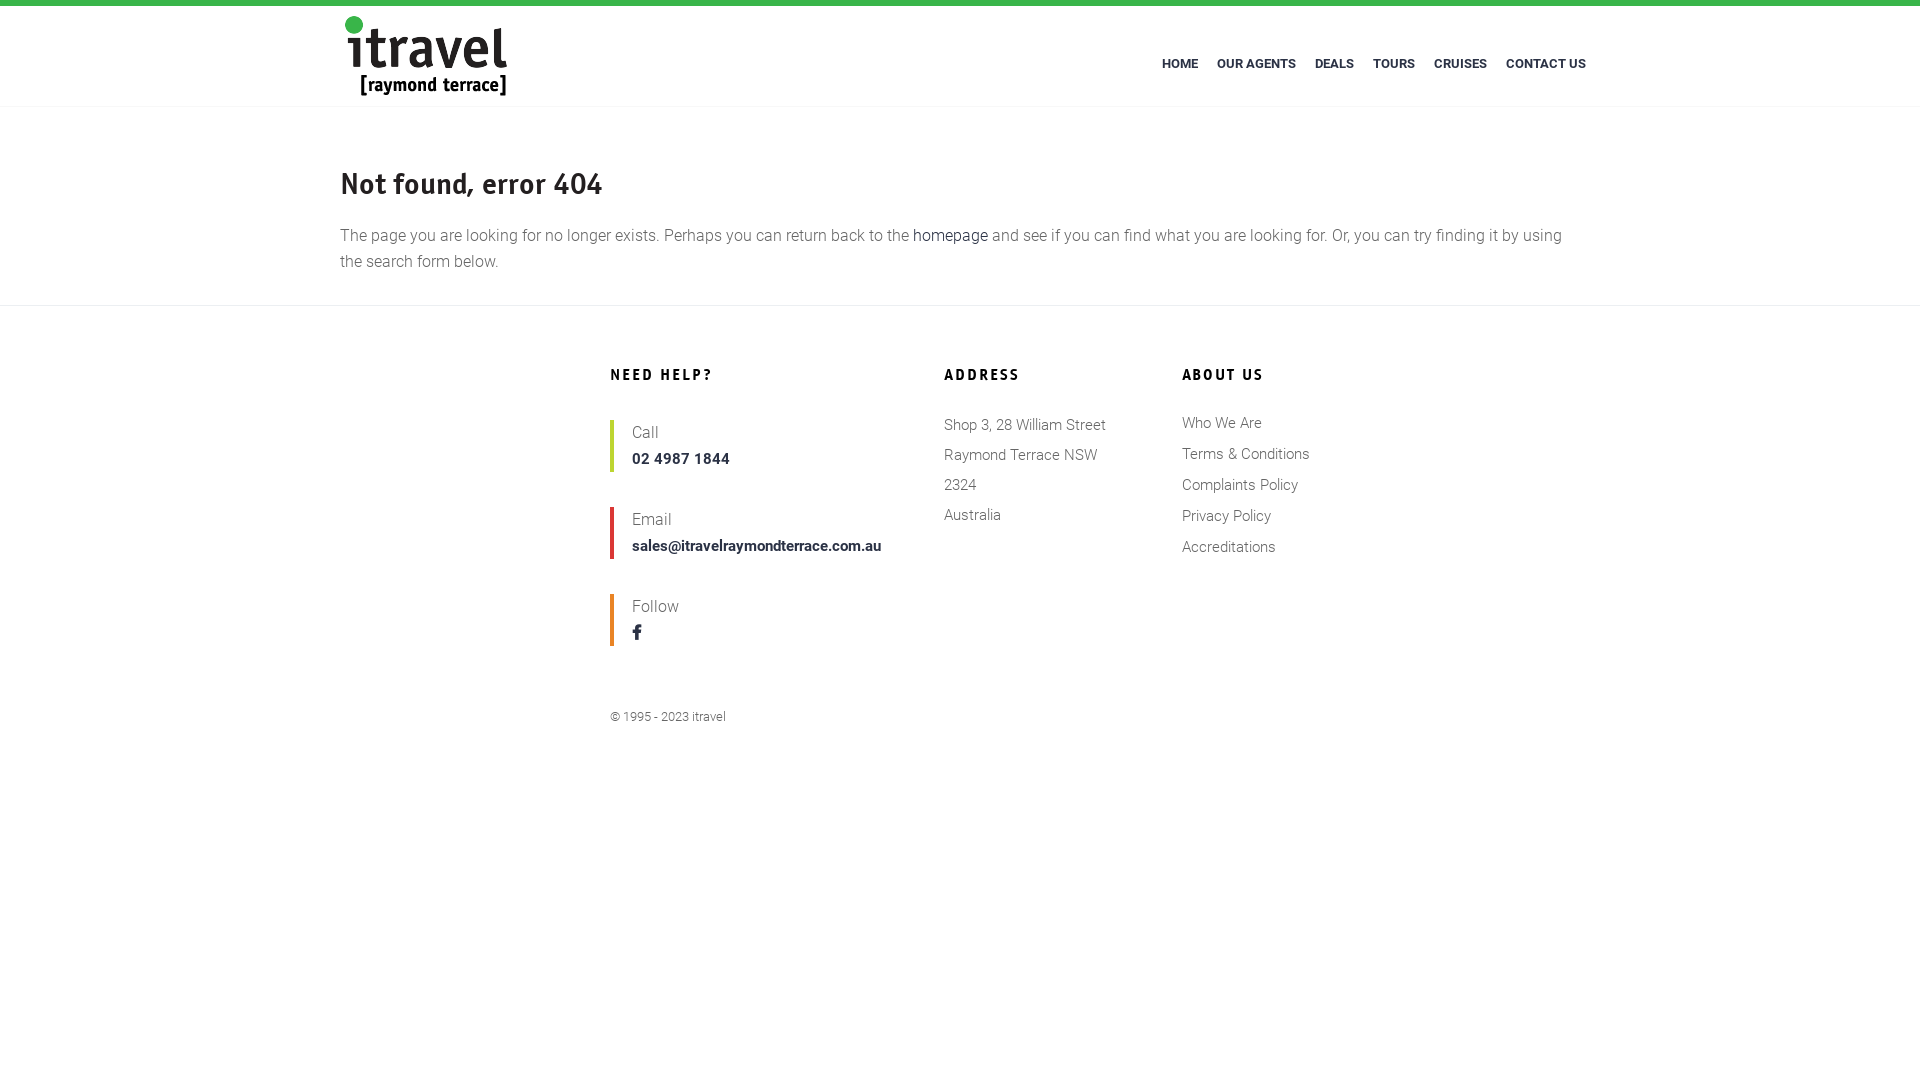 The height and width of the screenshot is (1080, 1920). I want to click on 'Privacy Policy', so click(1181, 515).